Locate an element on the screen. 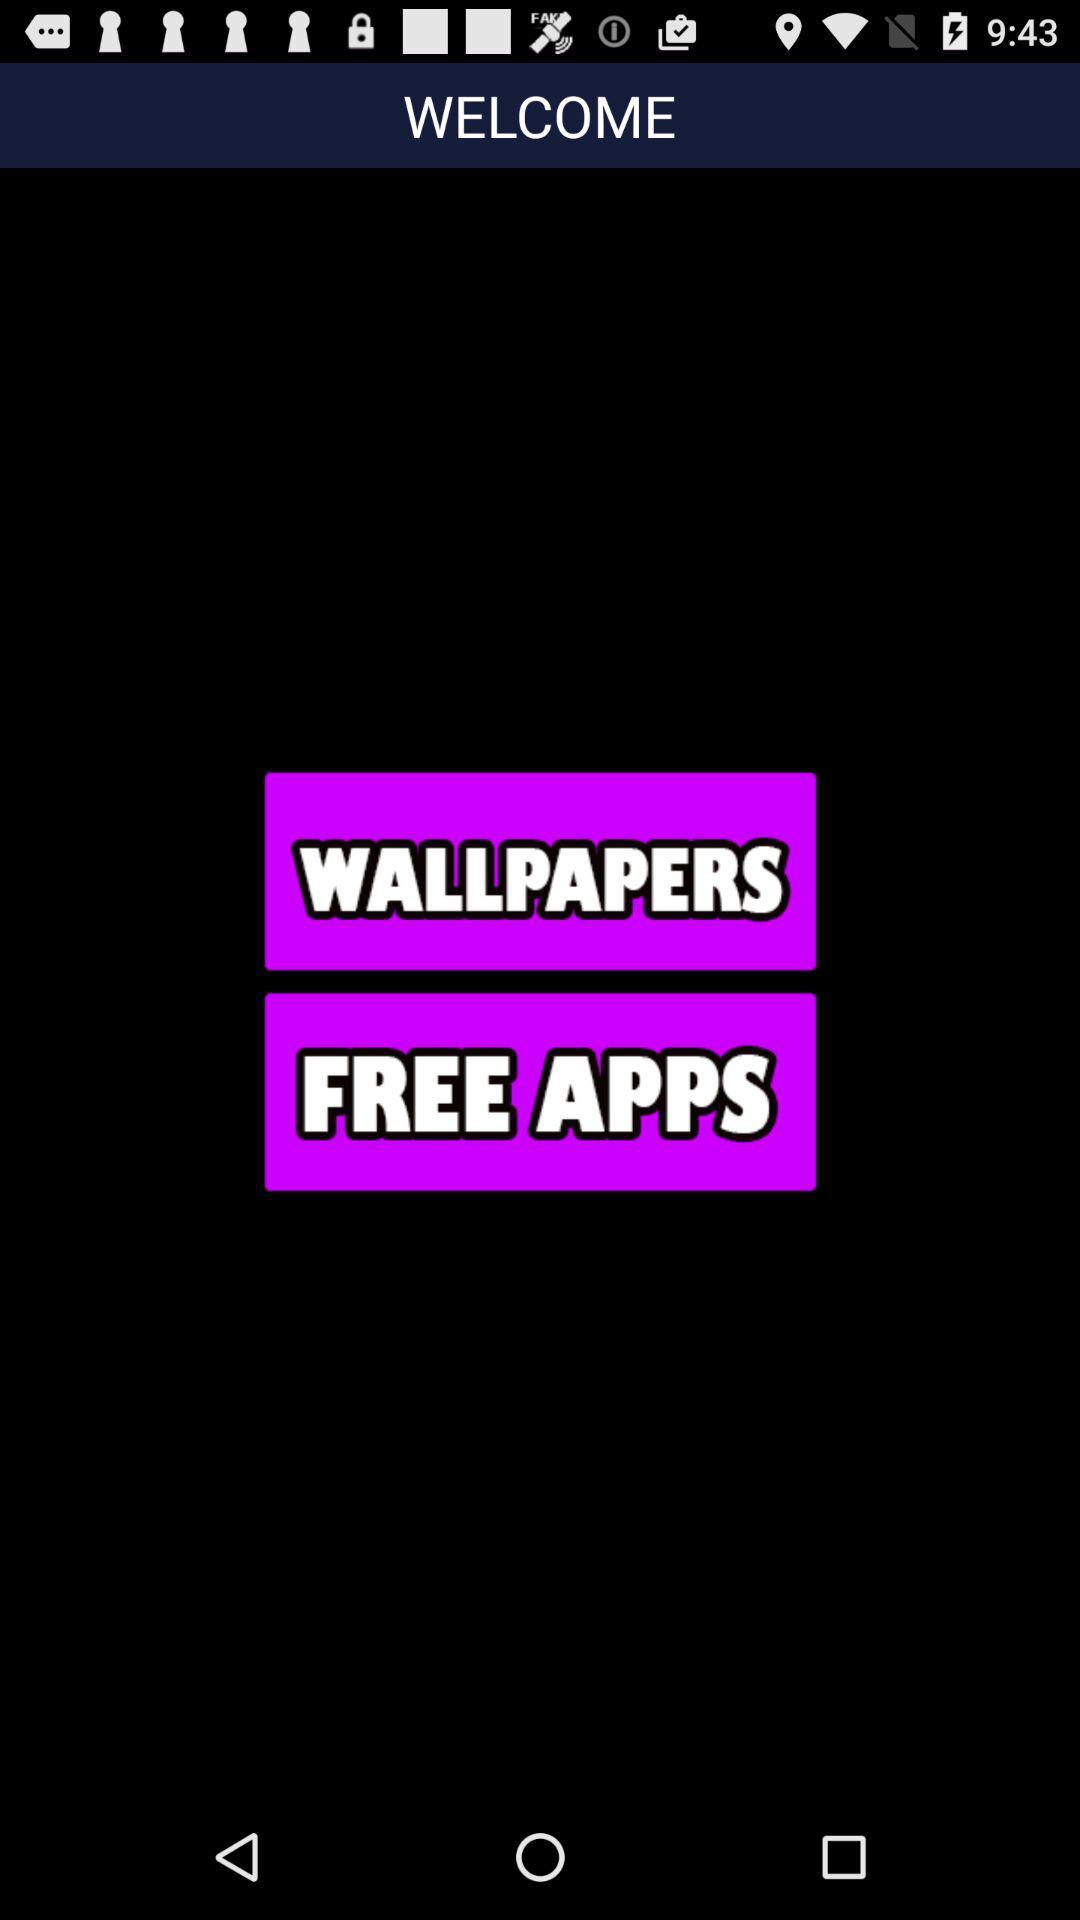 The width and height of the screenshot is (1080, 1920). go up is located at coordinates (538, 870).